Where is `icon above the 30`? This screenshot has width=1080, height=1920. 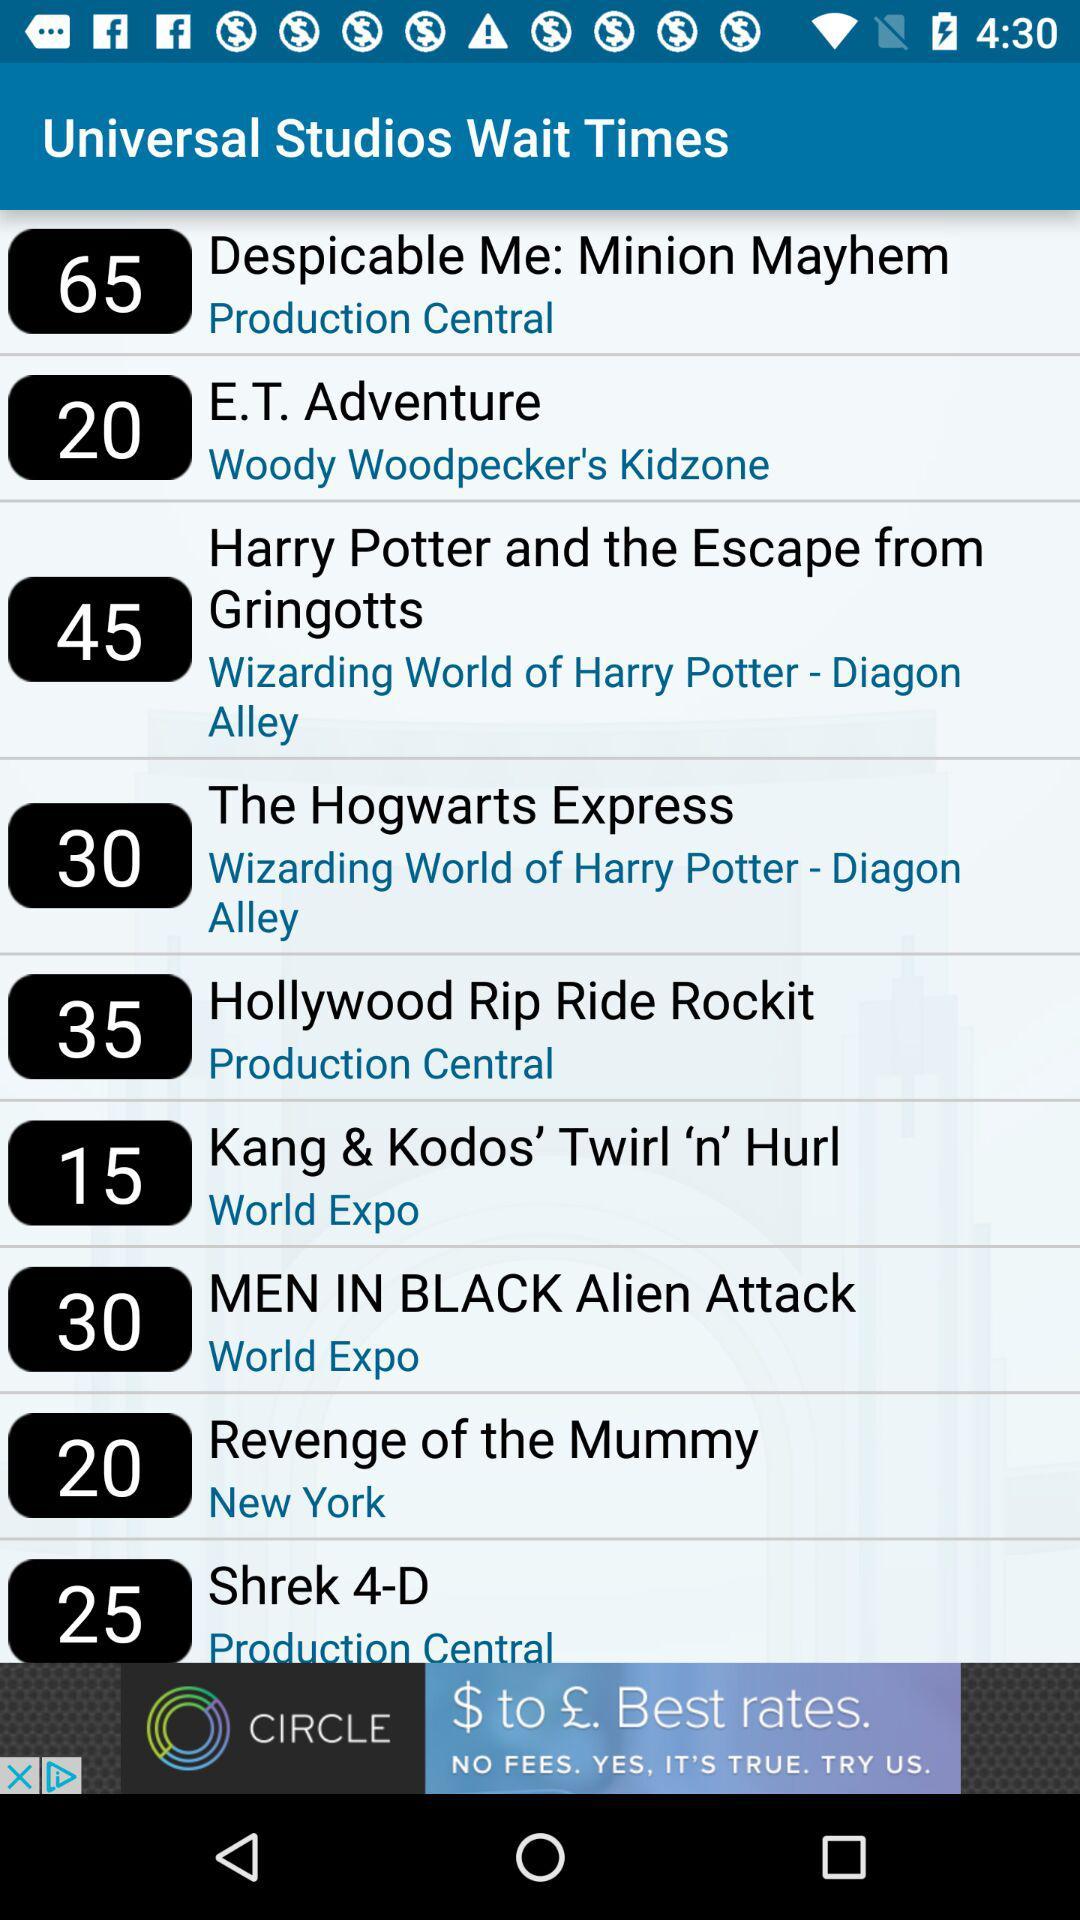
icon above the 30 is located at coordinates (100, 1172).